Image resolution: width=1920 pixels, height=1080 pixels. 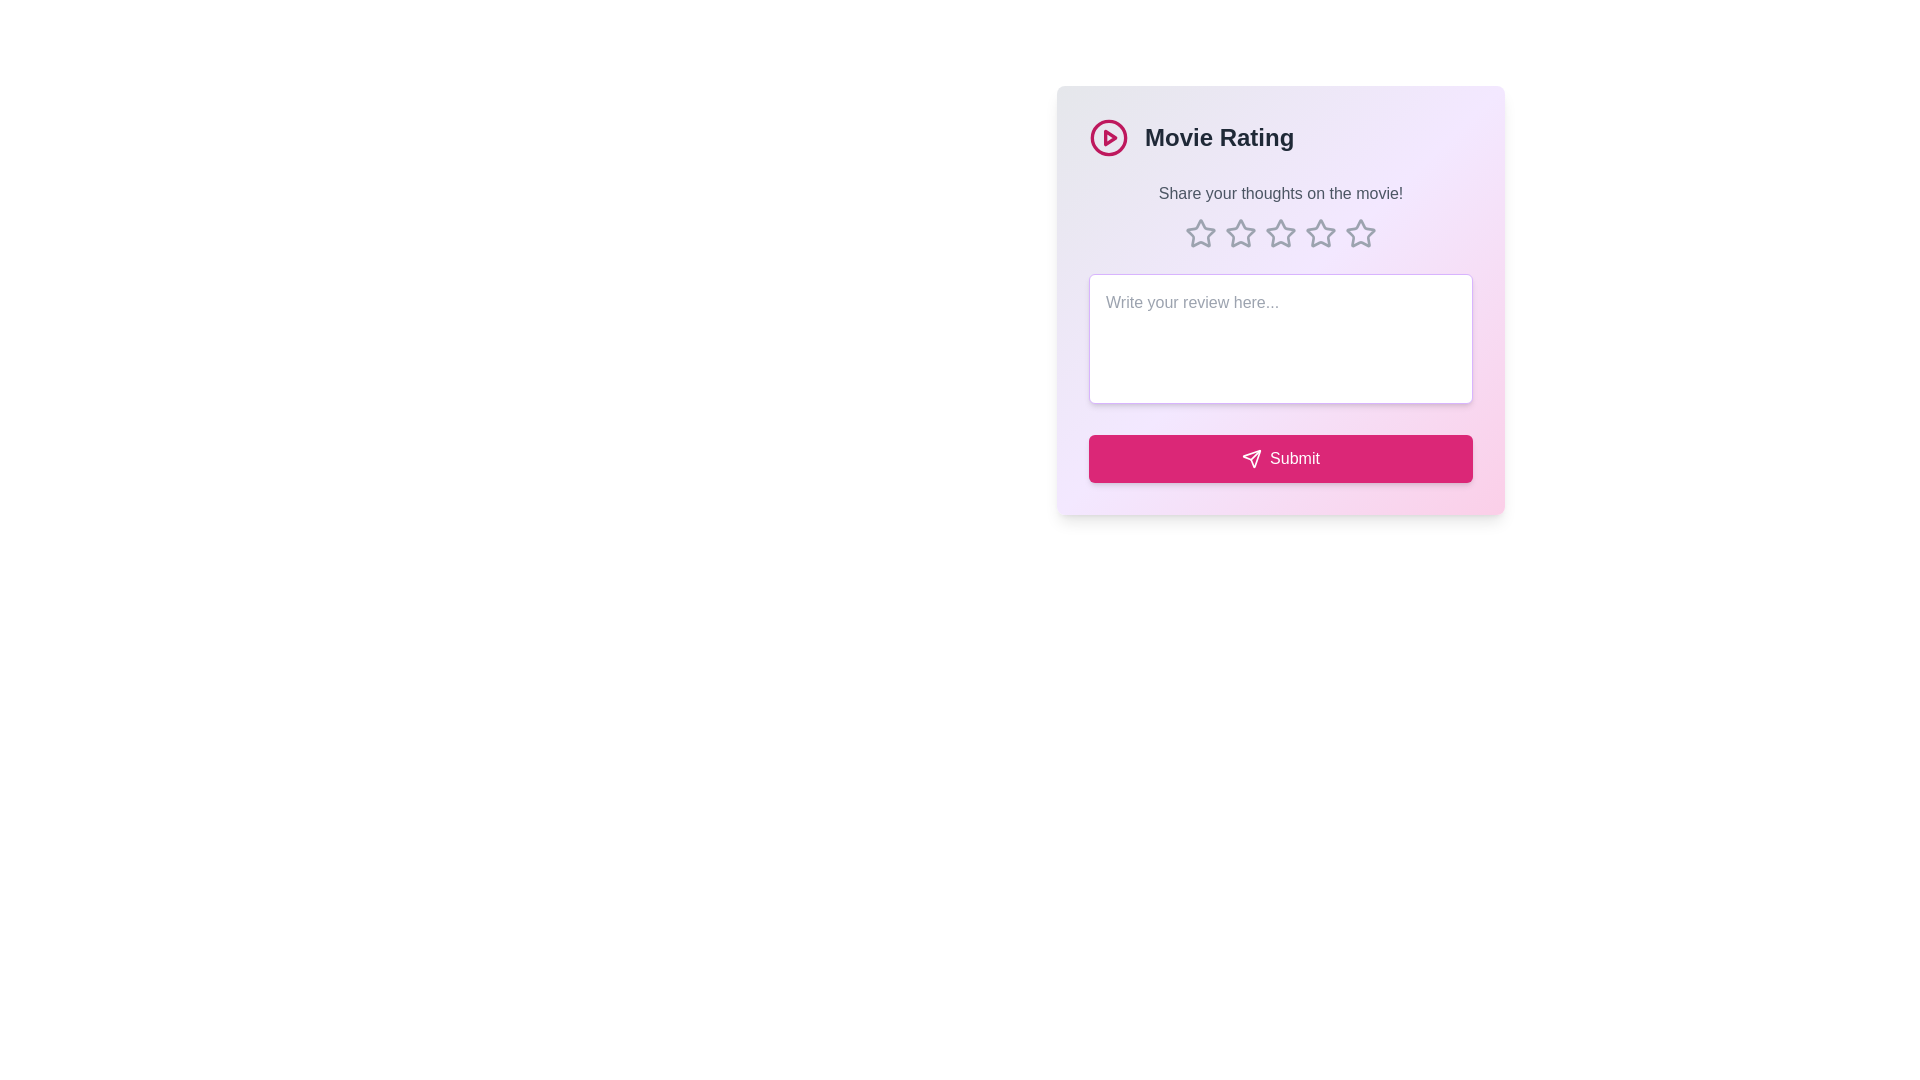 I want to click on the icon within the bright pink 'Submit' button located at the bottom center of the modal interface, so click(x=1251, y=459).